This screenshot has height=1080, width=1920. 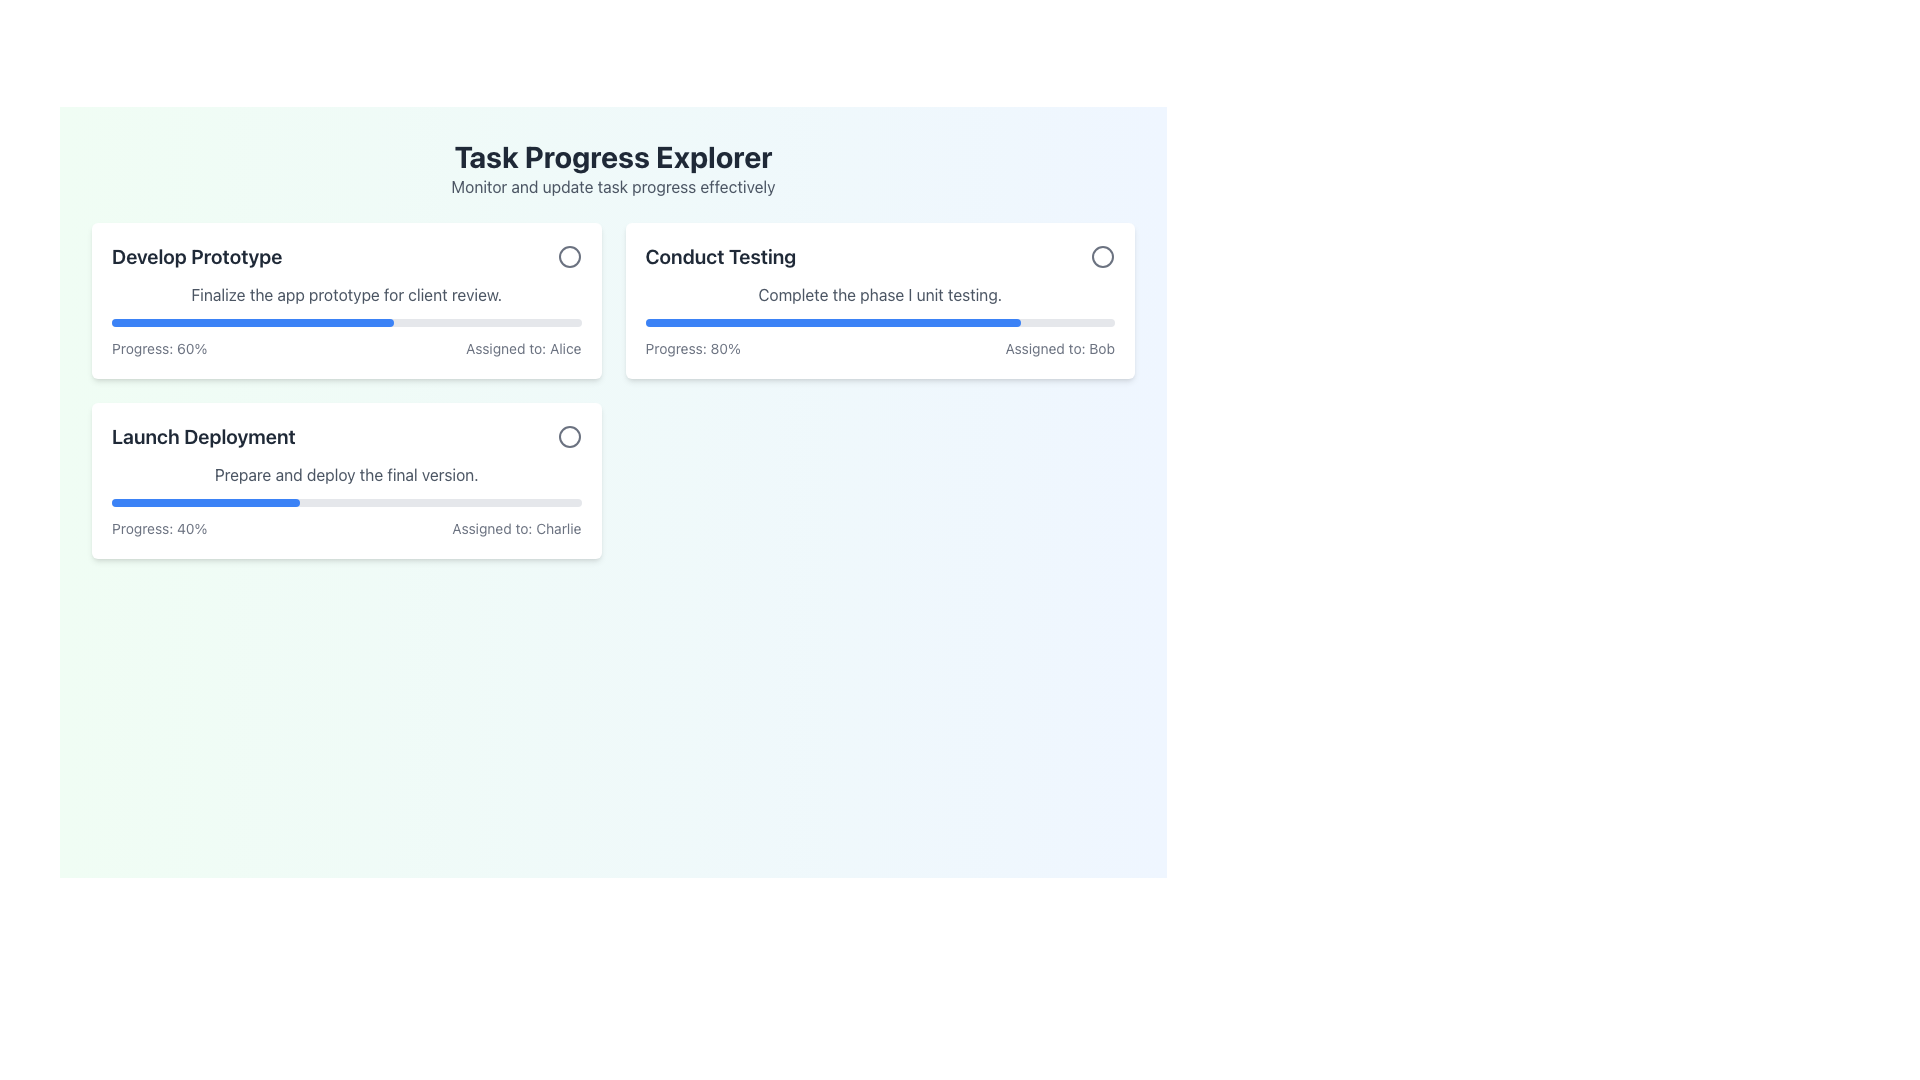 I want to click on the progress bar located in the 'Conduct Testing' task card, which visually represents the completion progress of the associated task, so click(x=880, y=322).